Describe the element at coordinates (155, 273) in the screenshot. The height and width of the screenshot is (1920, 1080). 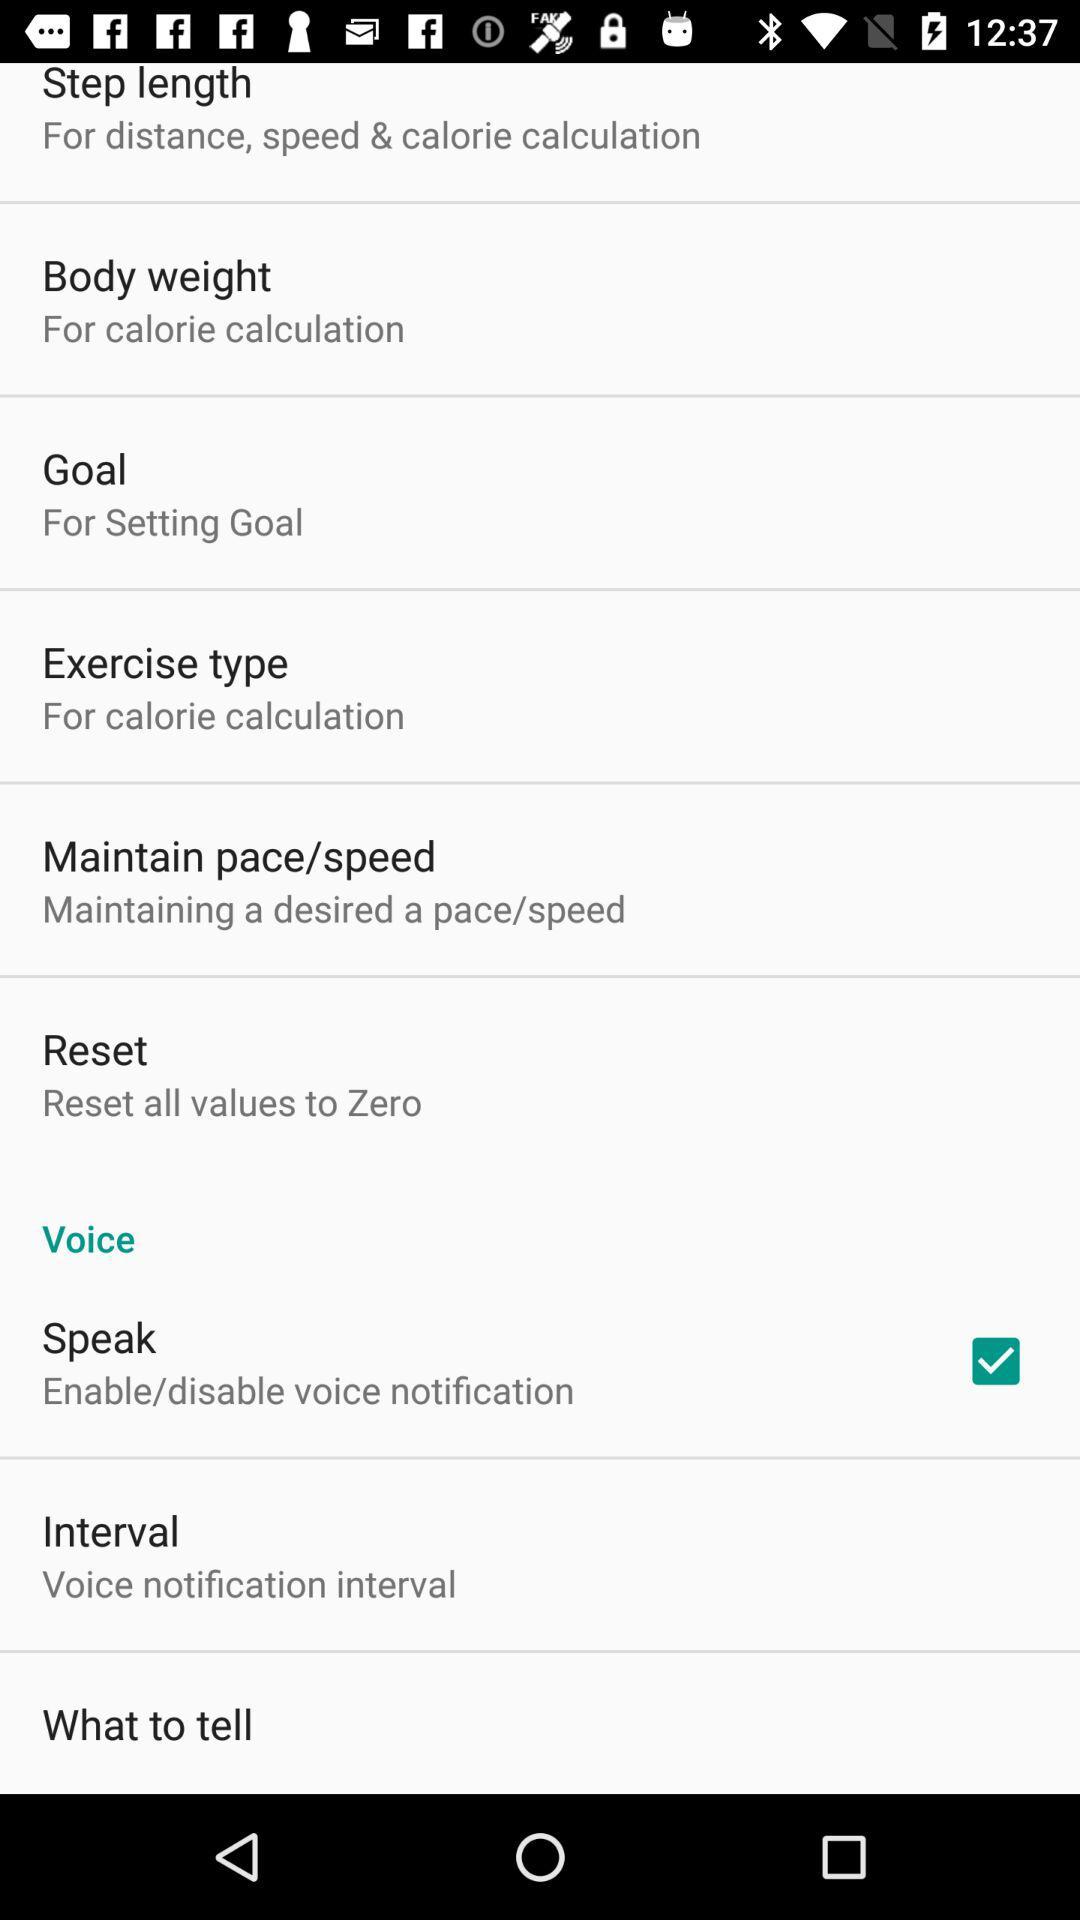
I see `icon above for calorie calculation item` at that location.